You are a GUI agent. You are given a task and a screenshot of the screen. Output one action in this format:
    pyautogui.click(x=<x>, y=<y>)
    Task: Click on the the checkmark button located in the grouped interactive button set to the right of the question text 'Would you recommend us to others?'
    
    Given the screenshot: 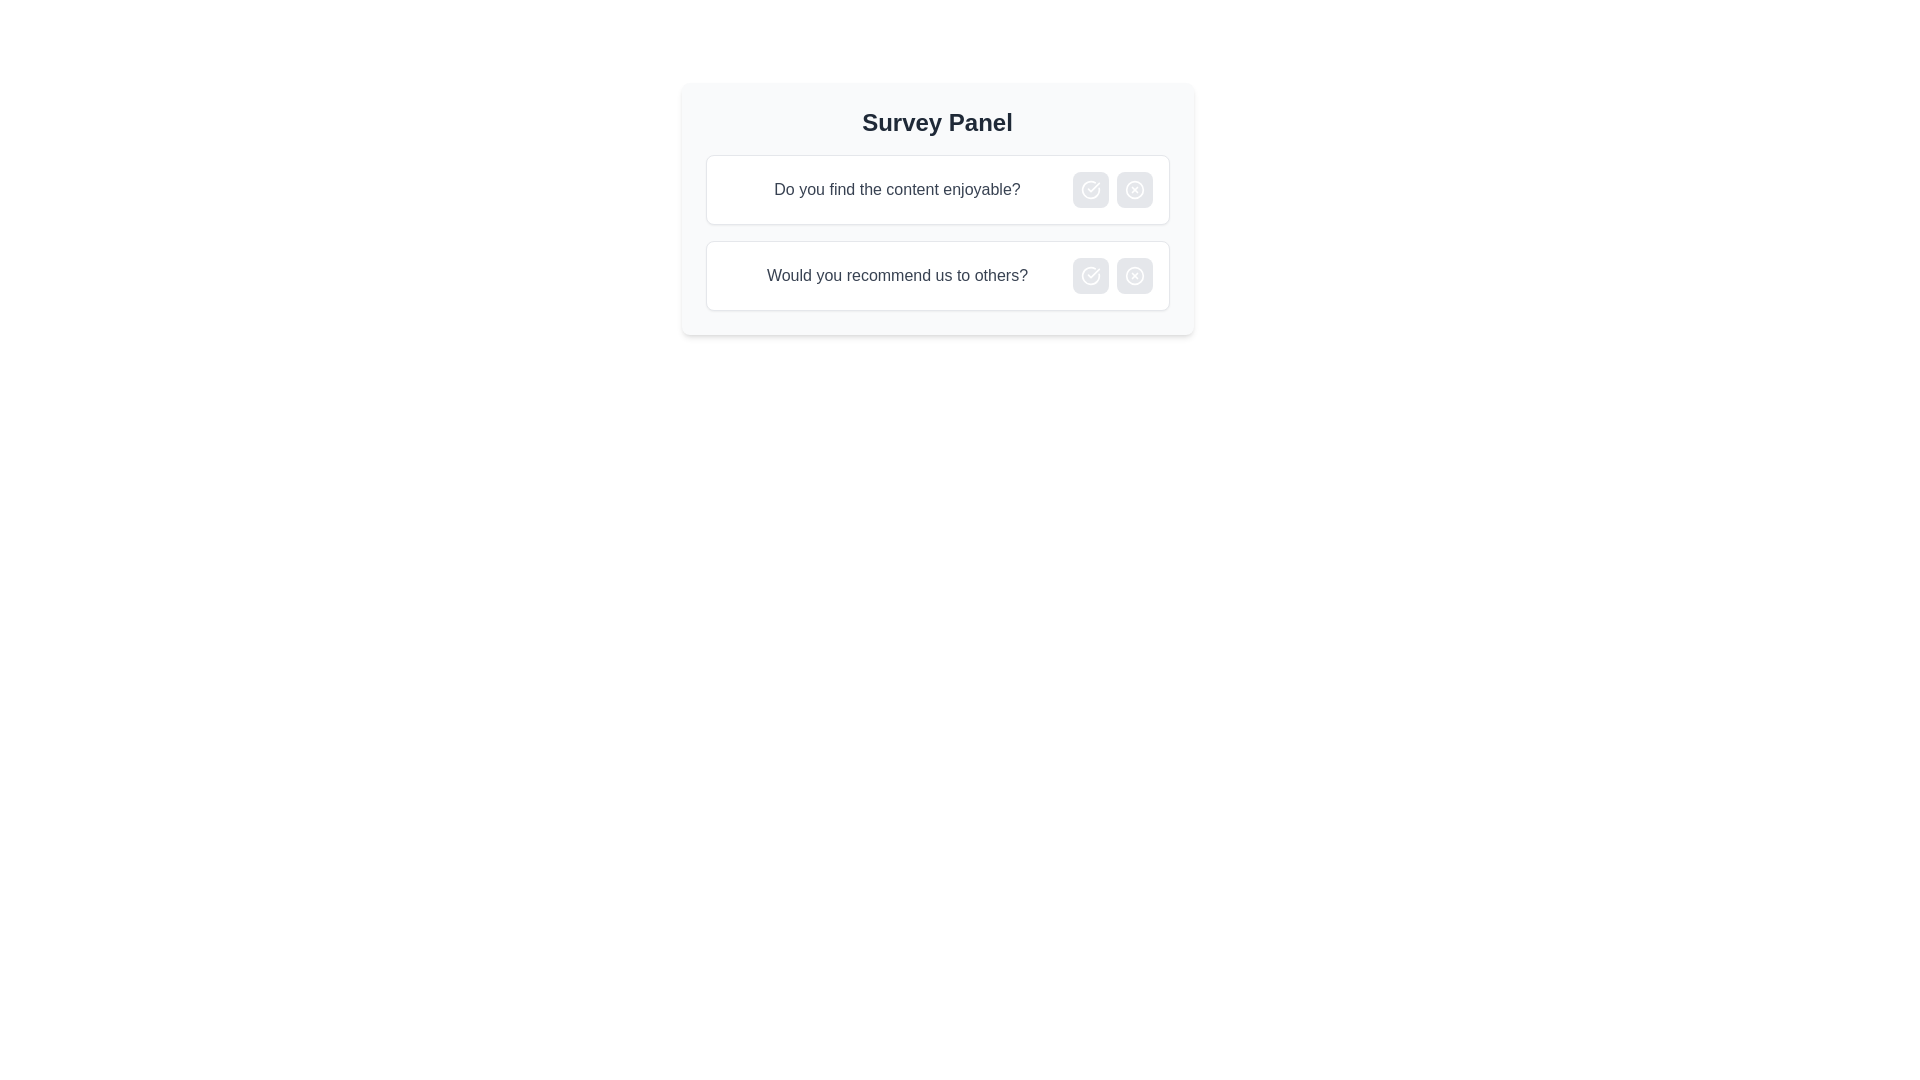 What is the action you would take?
    pyautogui.click(x=1111, y=276)
    